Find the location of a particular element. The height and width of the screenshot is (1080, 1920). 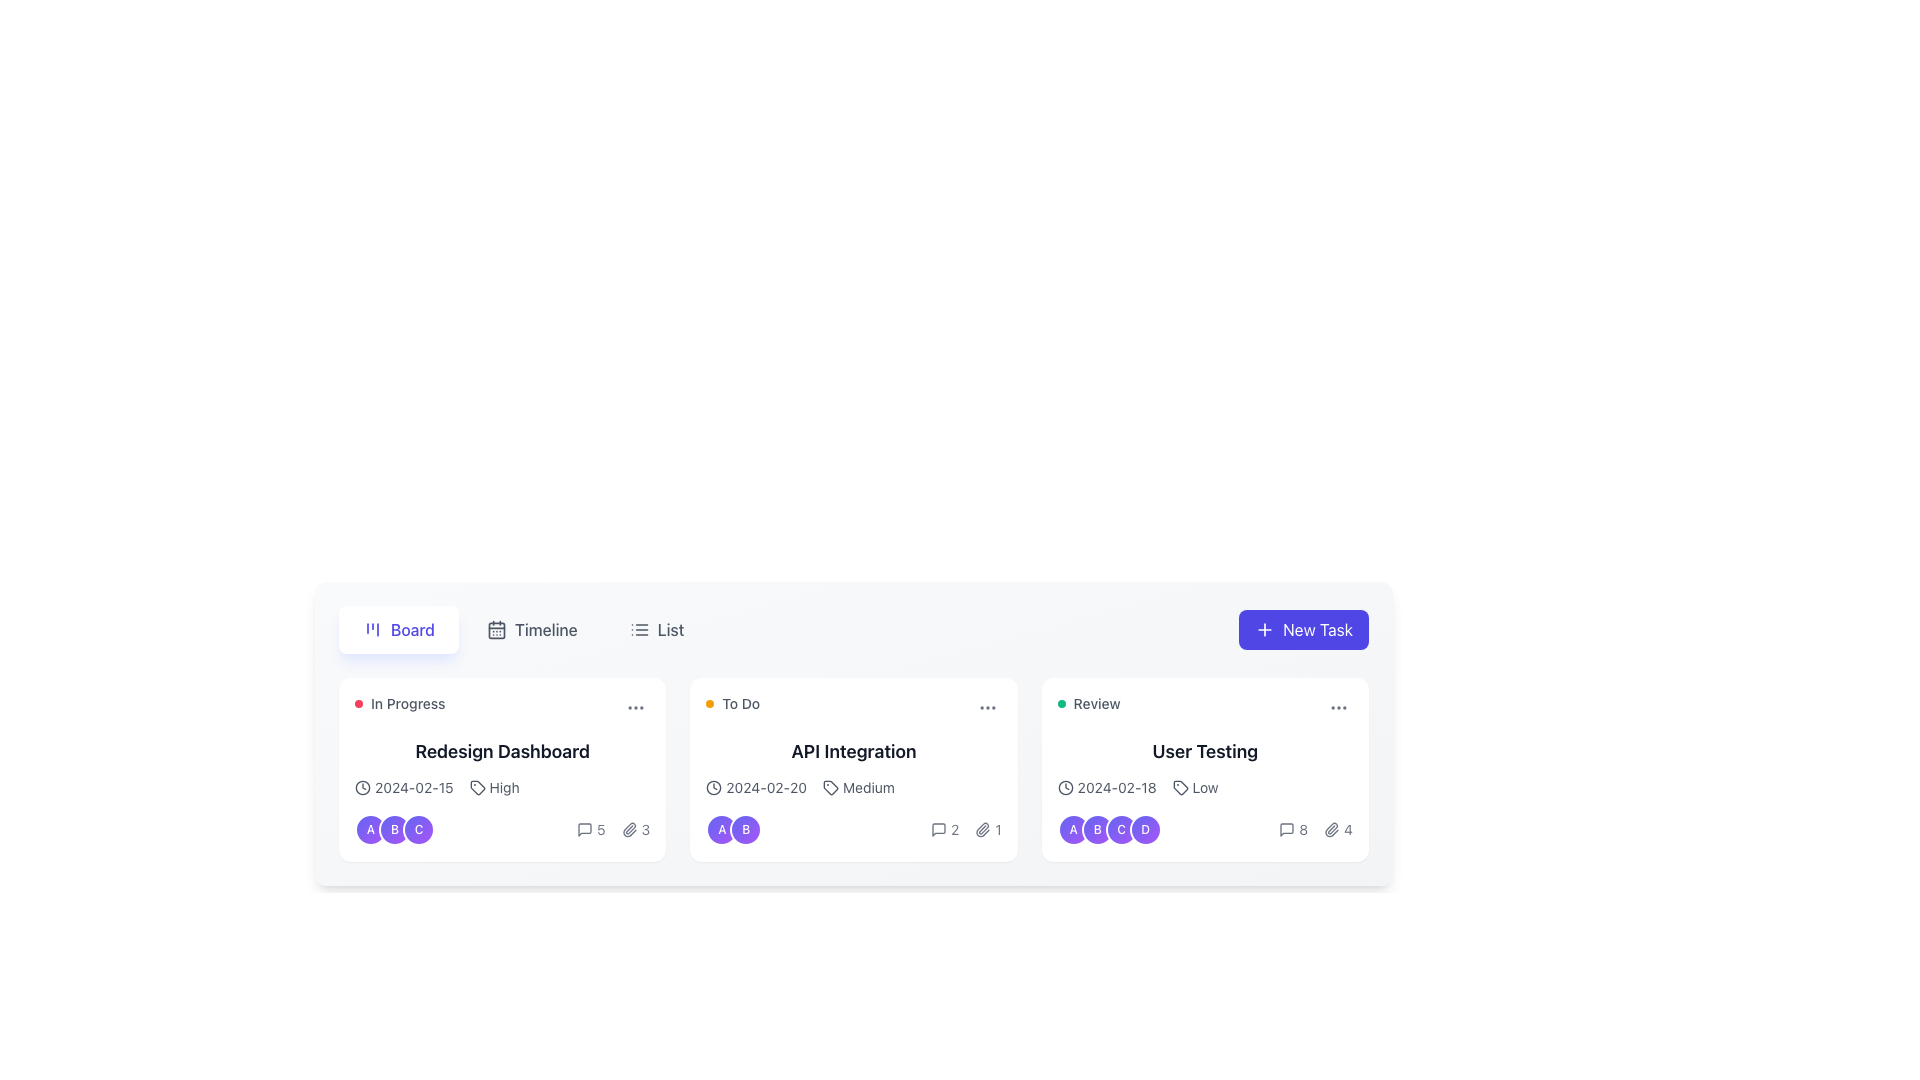

the due date display element located is located at coordinates (1106, 786).